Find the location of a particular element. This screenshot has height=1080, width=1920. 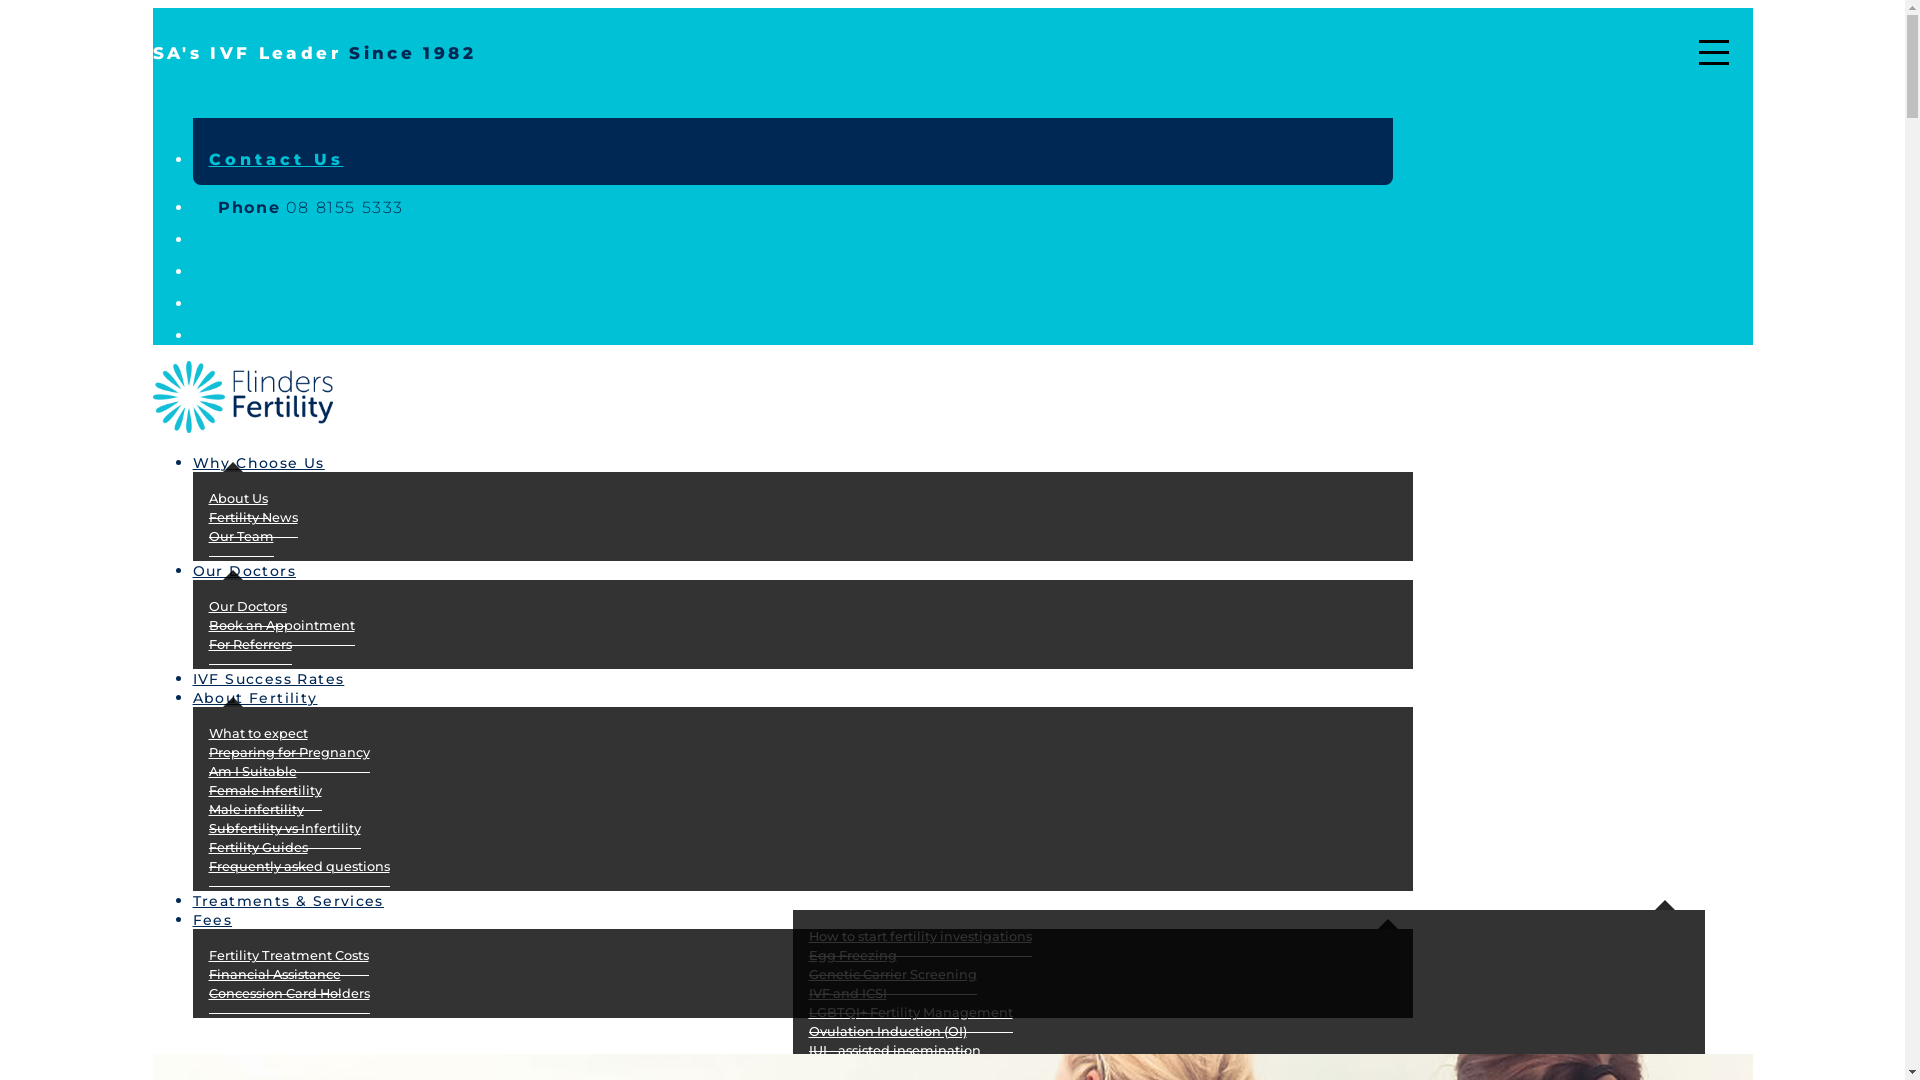

'Male infertility' is located at coordinates (254, 810).